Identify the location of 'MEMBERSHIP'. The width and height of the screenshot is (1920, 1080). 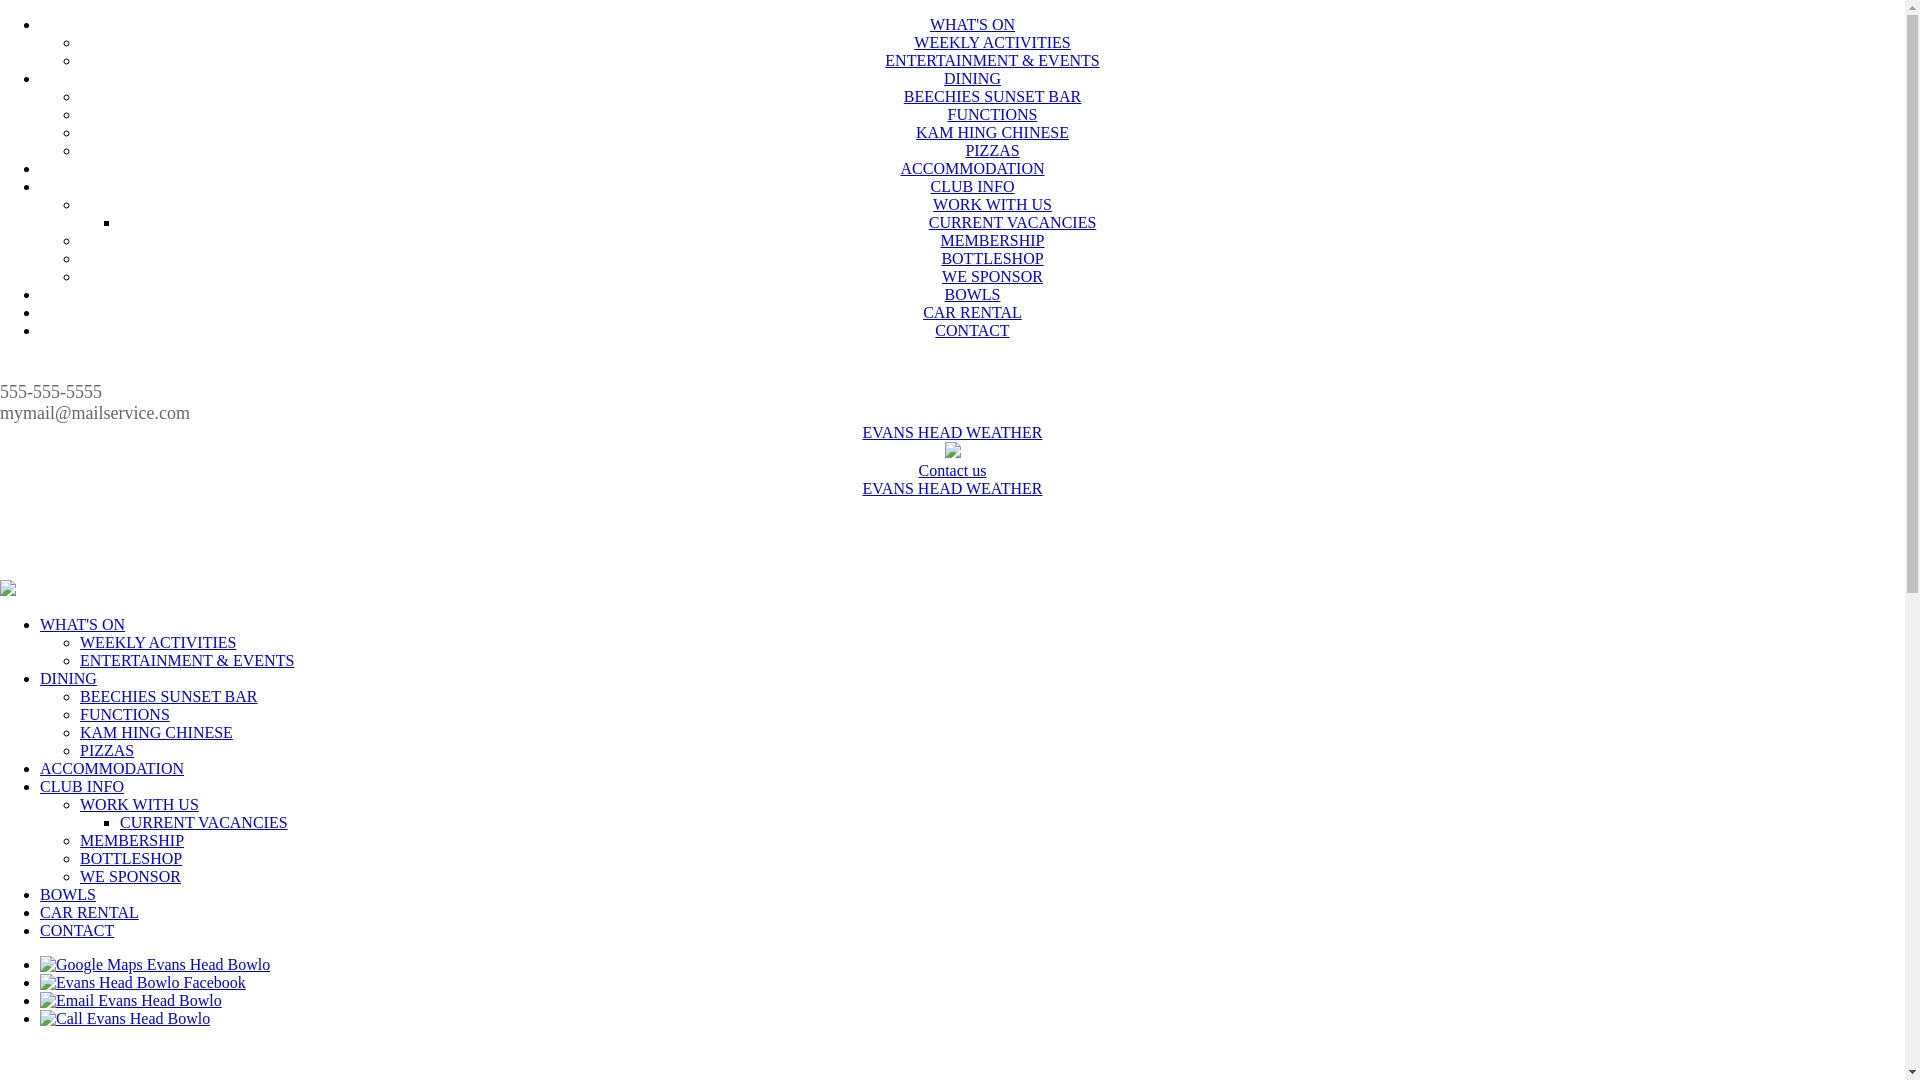
(992, 239).